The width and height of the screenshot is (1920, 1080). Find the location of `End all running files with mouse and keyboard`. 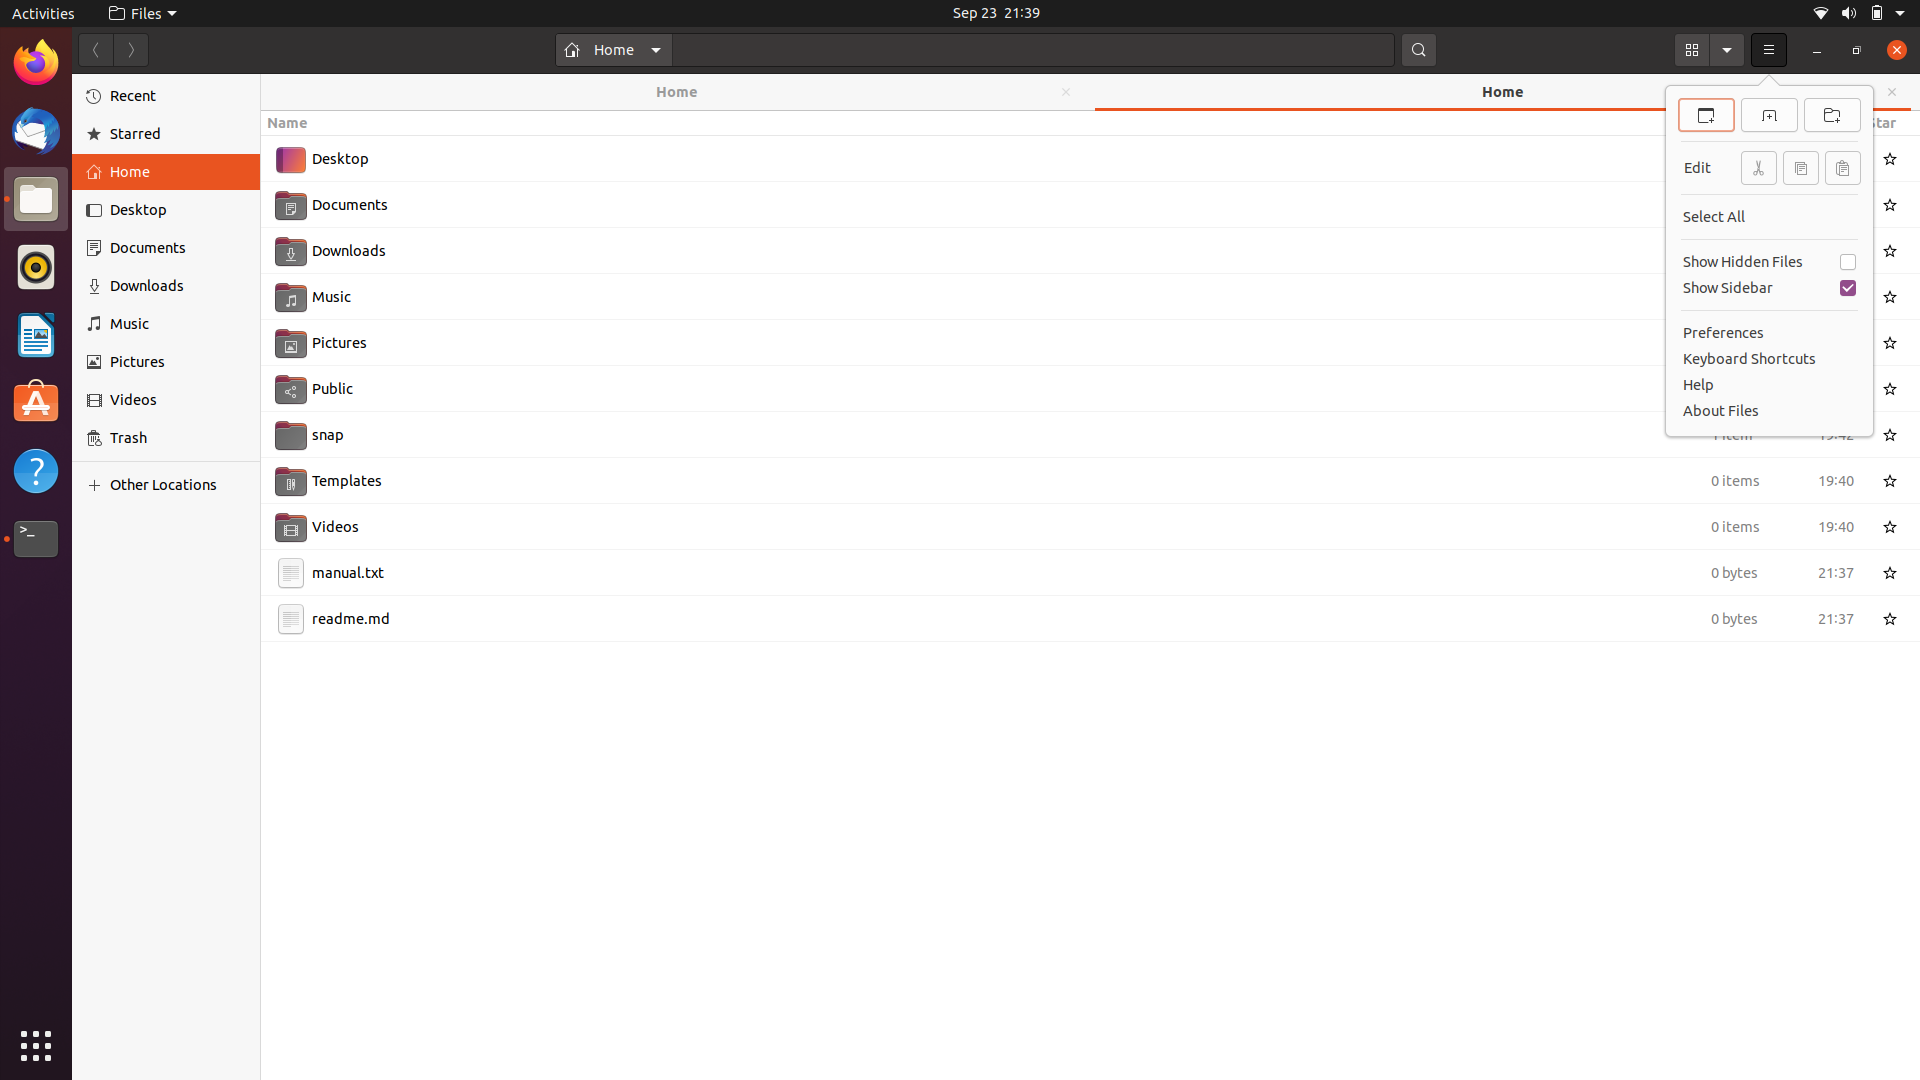

End all running files with mouse and keyboard is located at coordinates (35, 199).